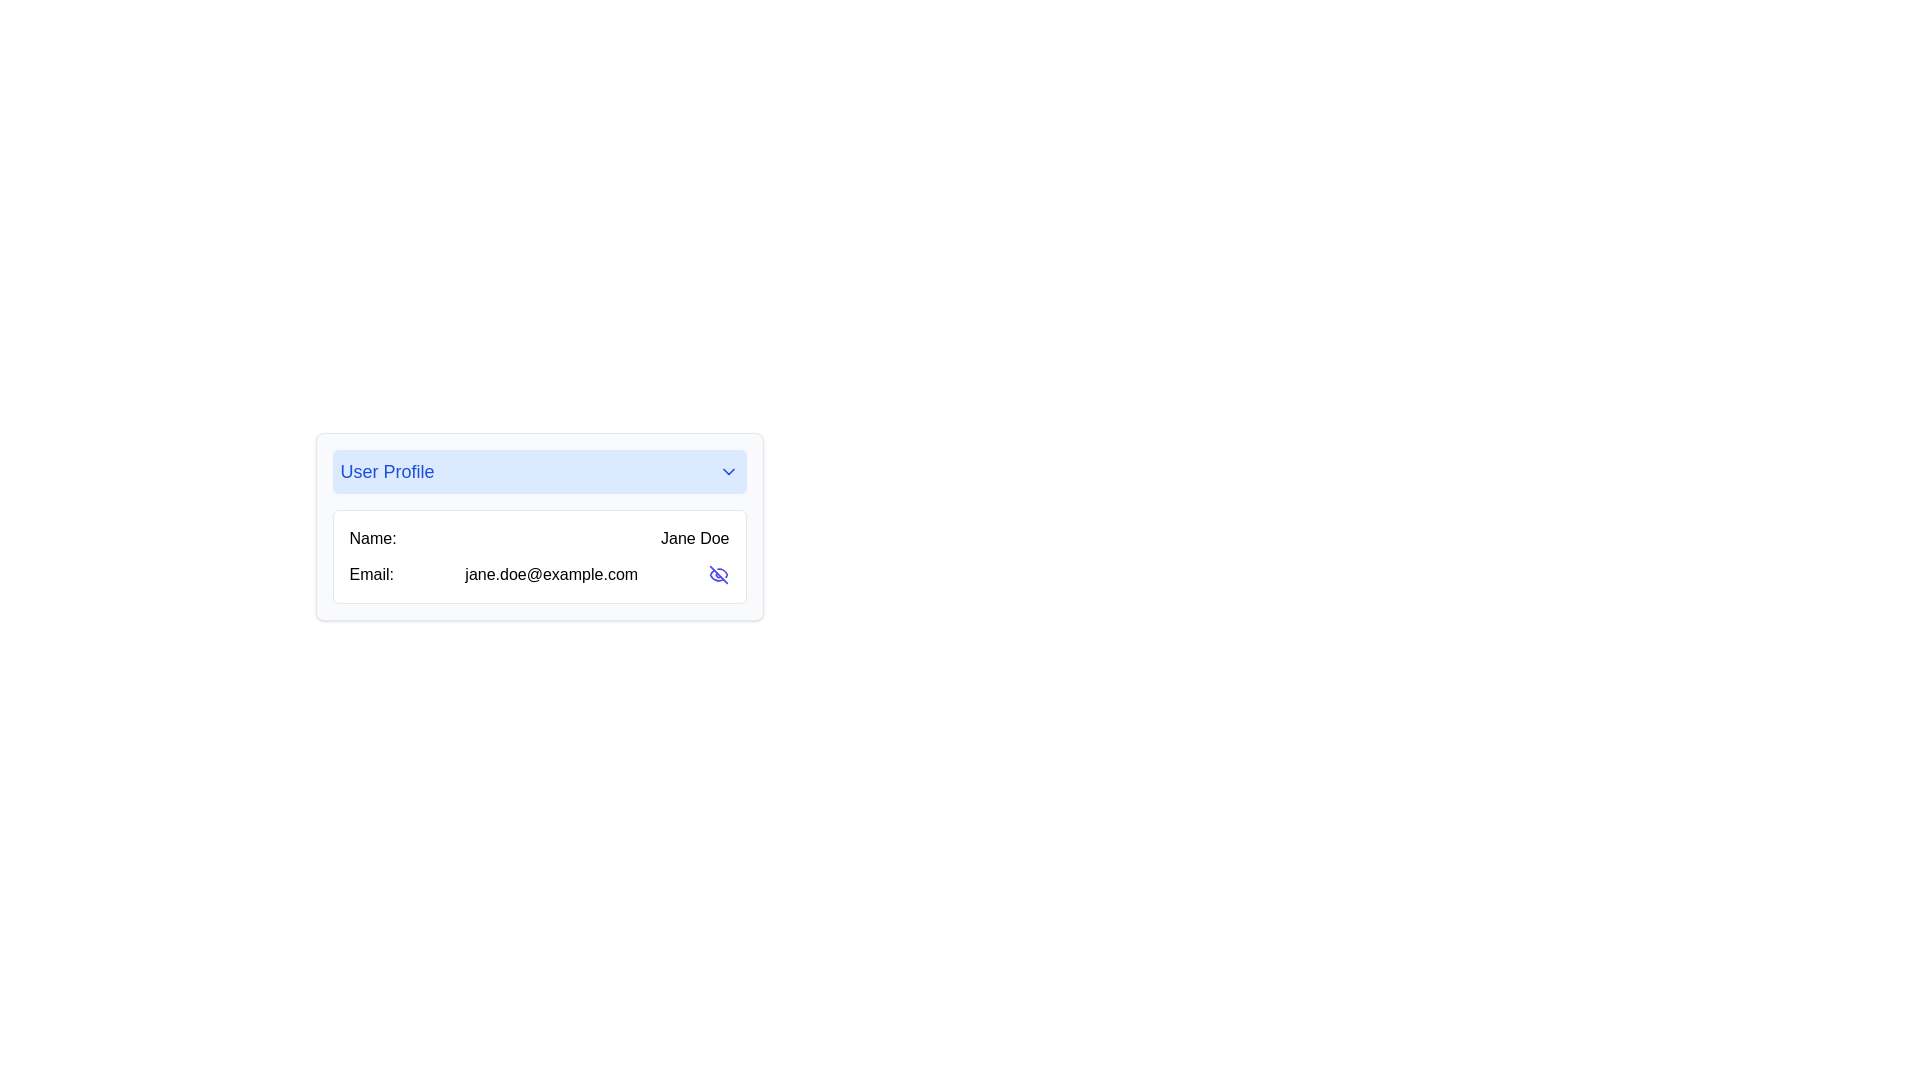  Describe the element at coordinates (551, 574) in the screenshot. I see `the text label displaying the email address 'jane.doe@example.com', which is located next to the label 'Email:' in the user profile card` at that location.